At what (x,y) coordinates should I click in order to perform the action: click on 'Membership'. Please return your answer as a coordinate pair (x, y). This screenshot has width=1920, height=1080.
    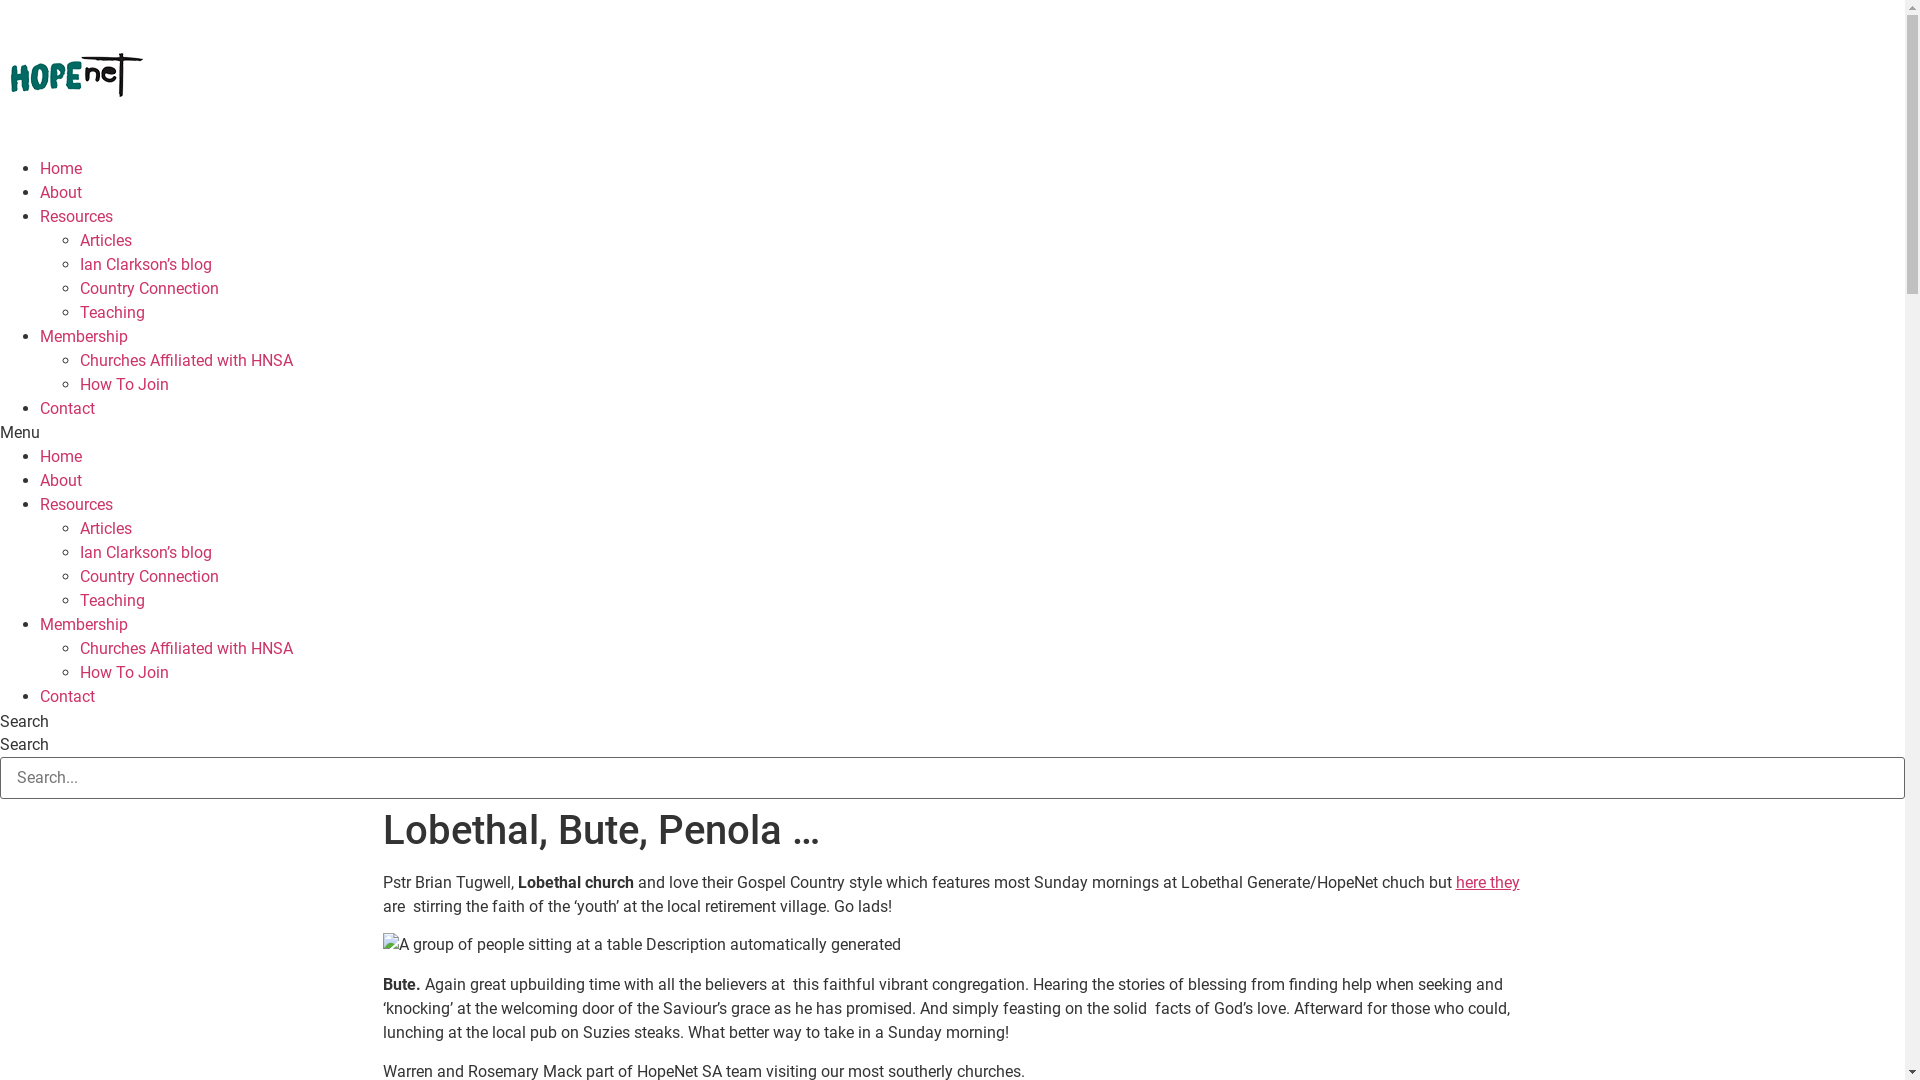
    Looking at the image, I should click on (82, 335).